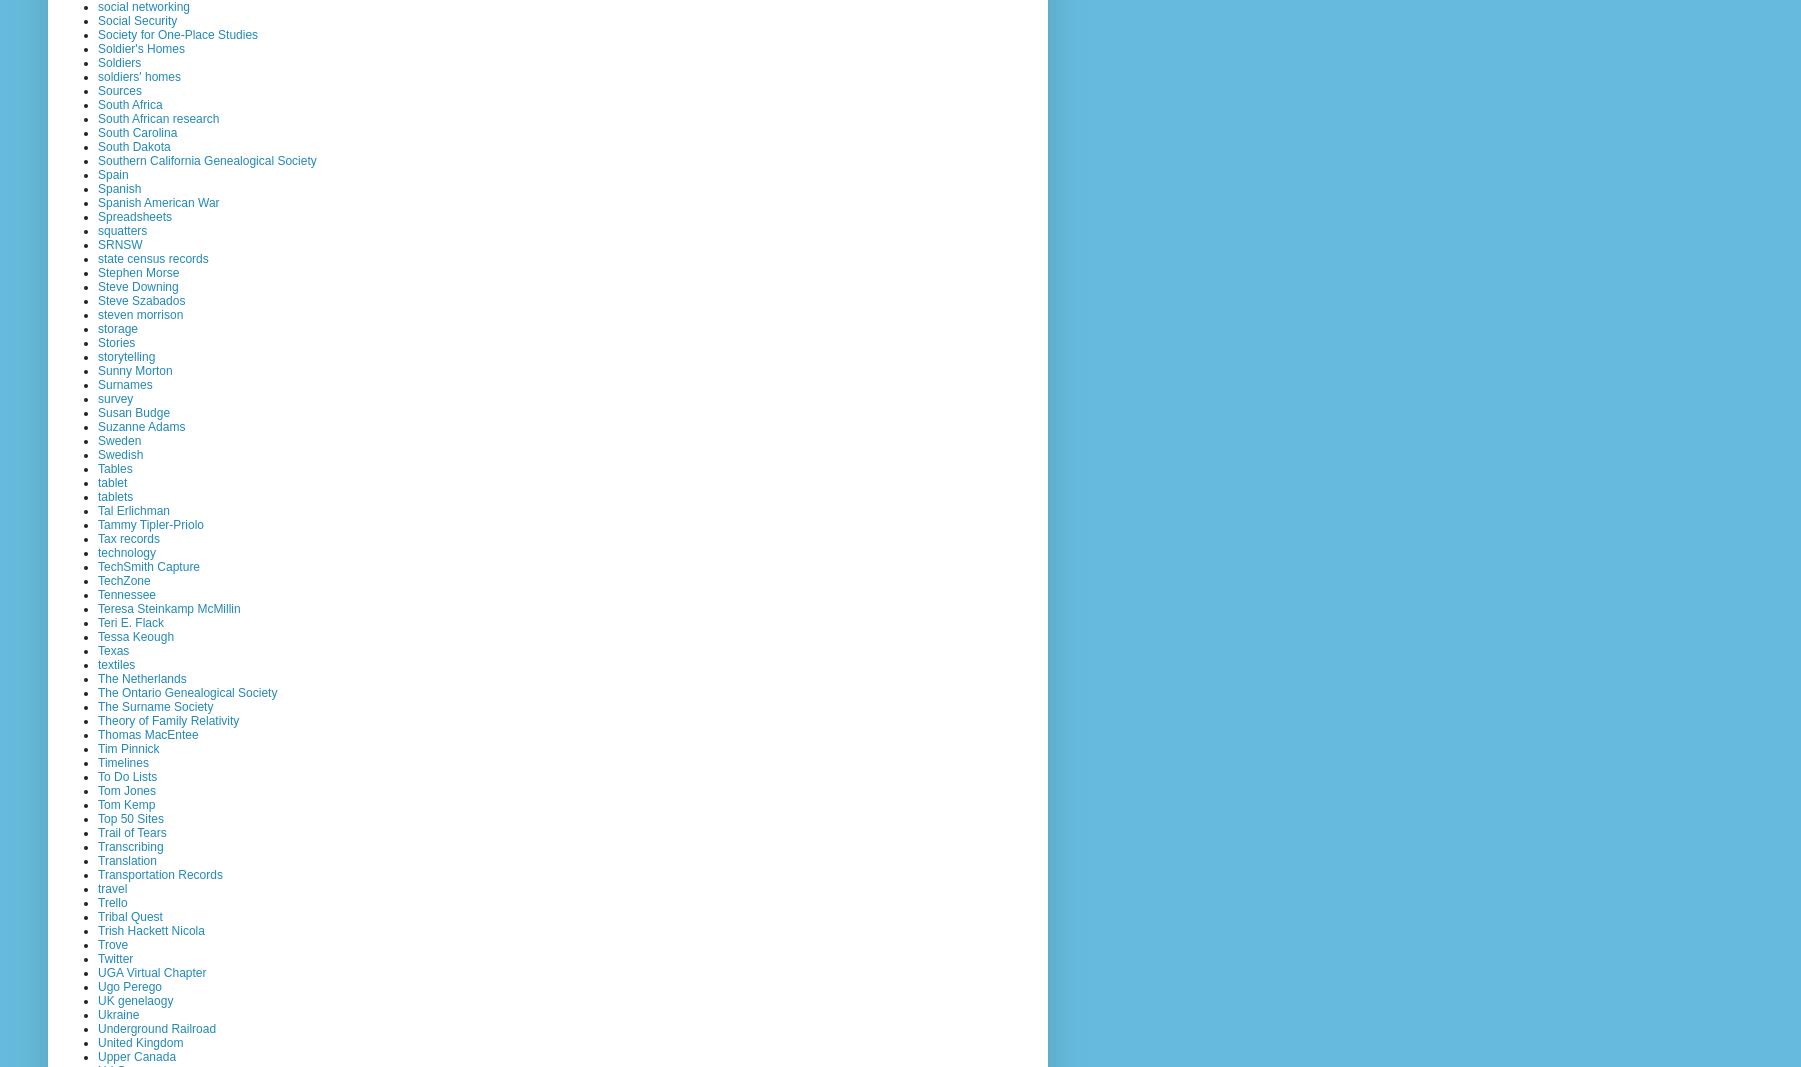 The width and height of the screenshot is (1801, 1067). Describe the element at coordinates (96, 886) in the screenshot. I see `'travel'` at that location.